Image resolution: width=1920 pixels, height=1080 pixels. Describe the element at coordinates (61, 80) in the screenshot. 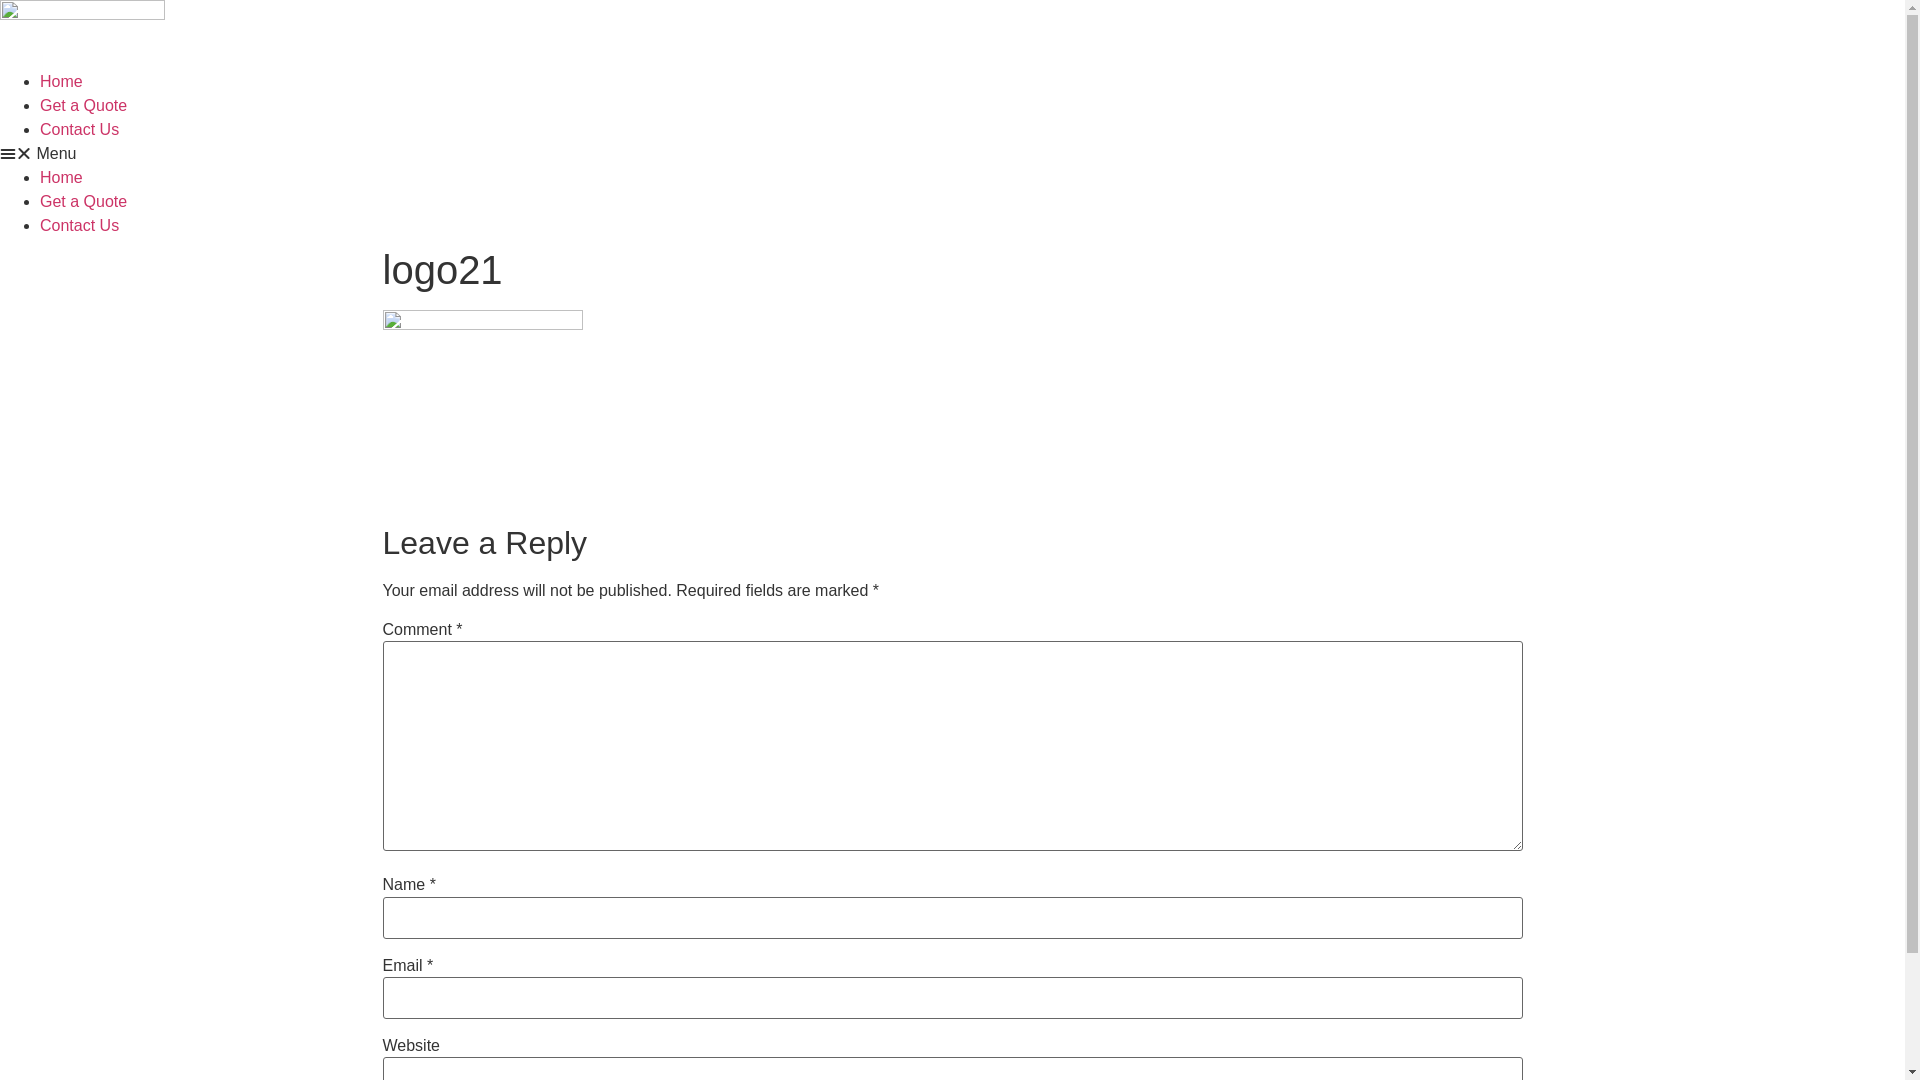

I see `'Home'` at that location.